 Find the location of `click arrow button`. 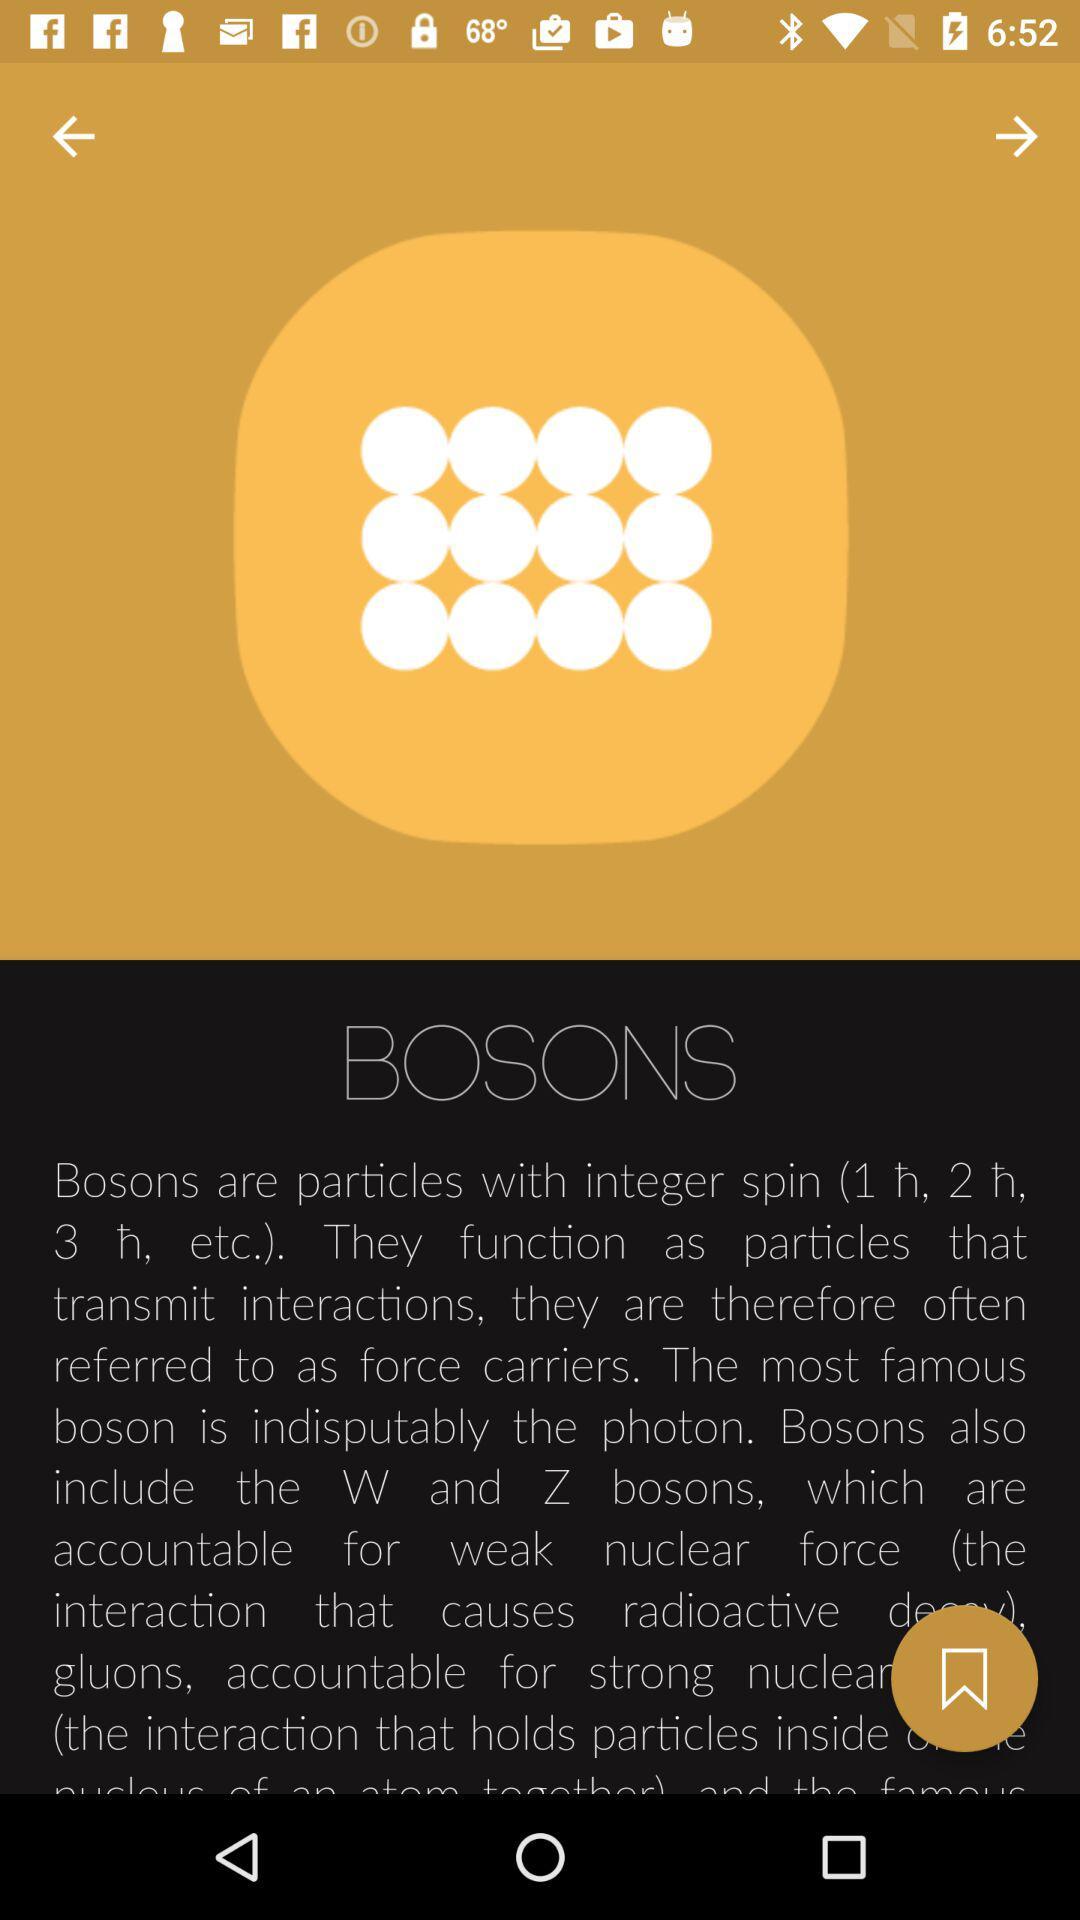

click arrow button is located at coordinates (72, 135).